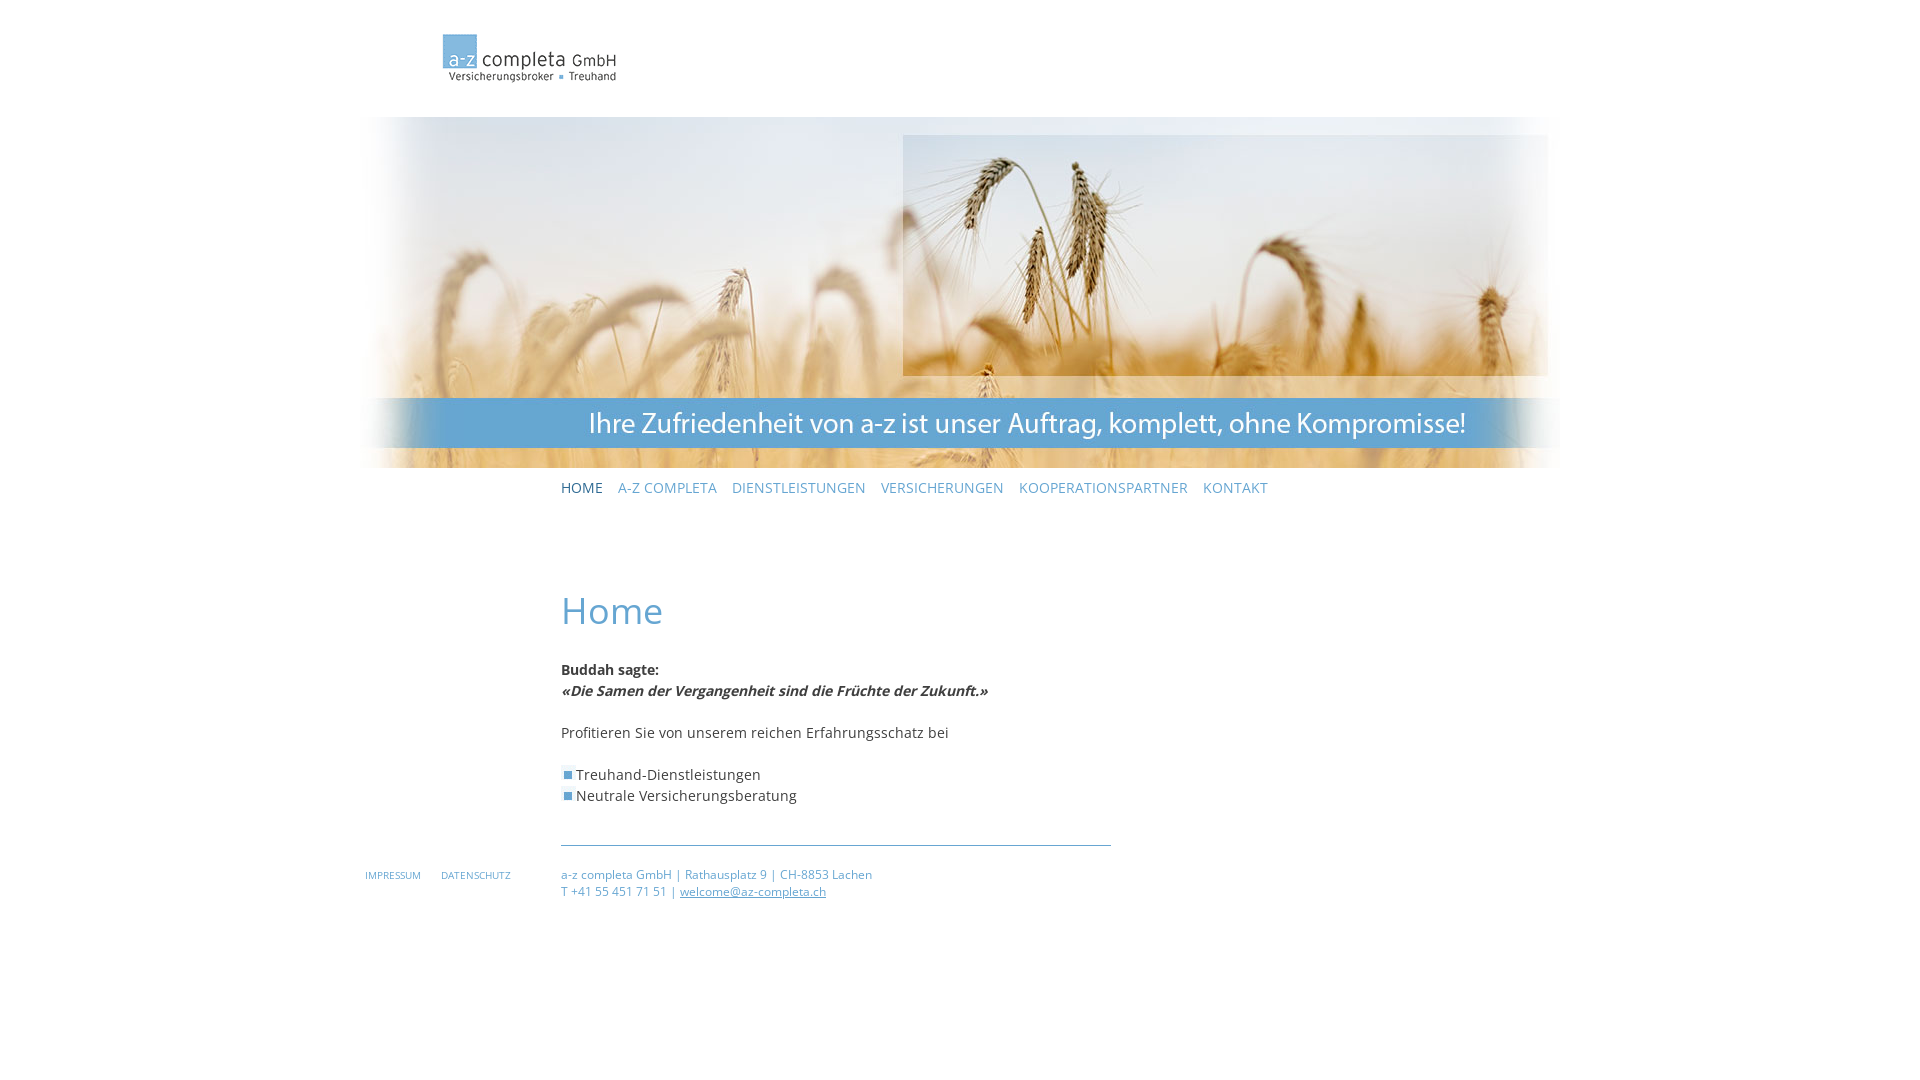 This screenshot has width=1920, height=1080. I want to click on 'VERSICHERUNGEN', so click(880, 487).